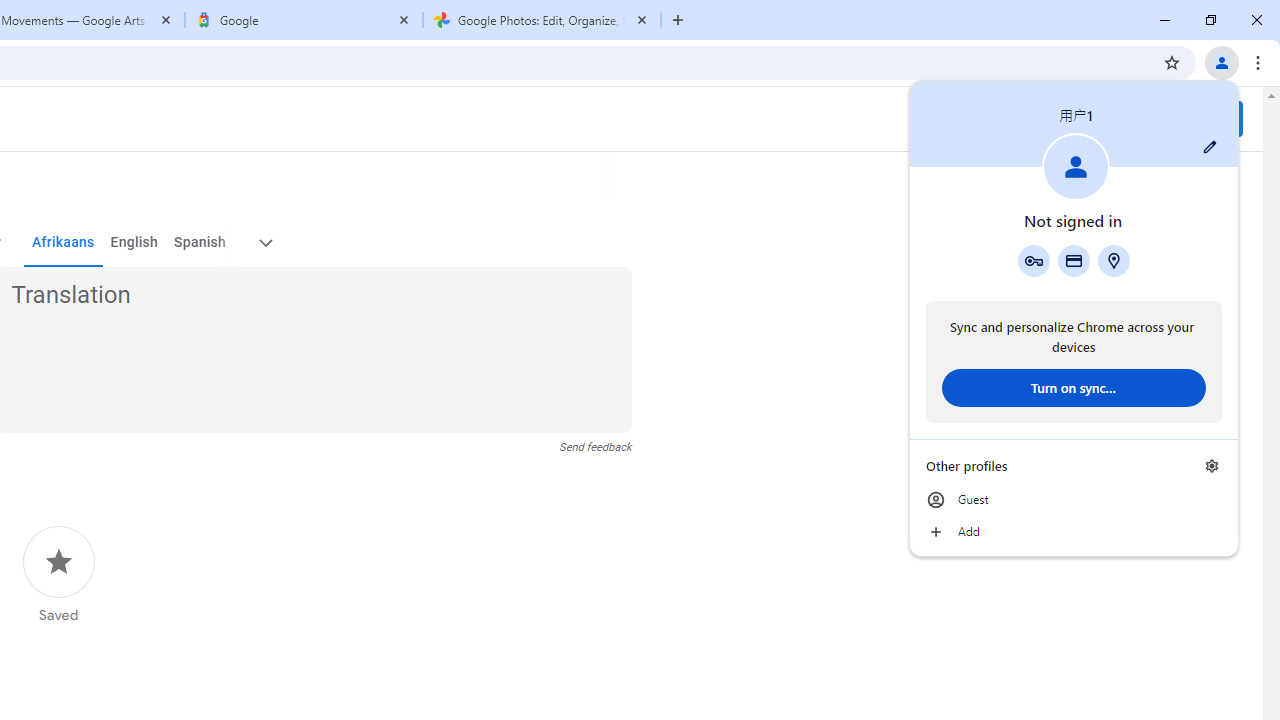 This screenshot has width=1280, height=720. Describe the element at coordinates (594, 446) in the screenshot. I see `'Send feedback'` at that location.